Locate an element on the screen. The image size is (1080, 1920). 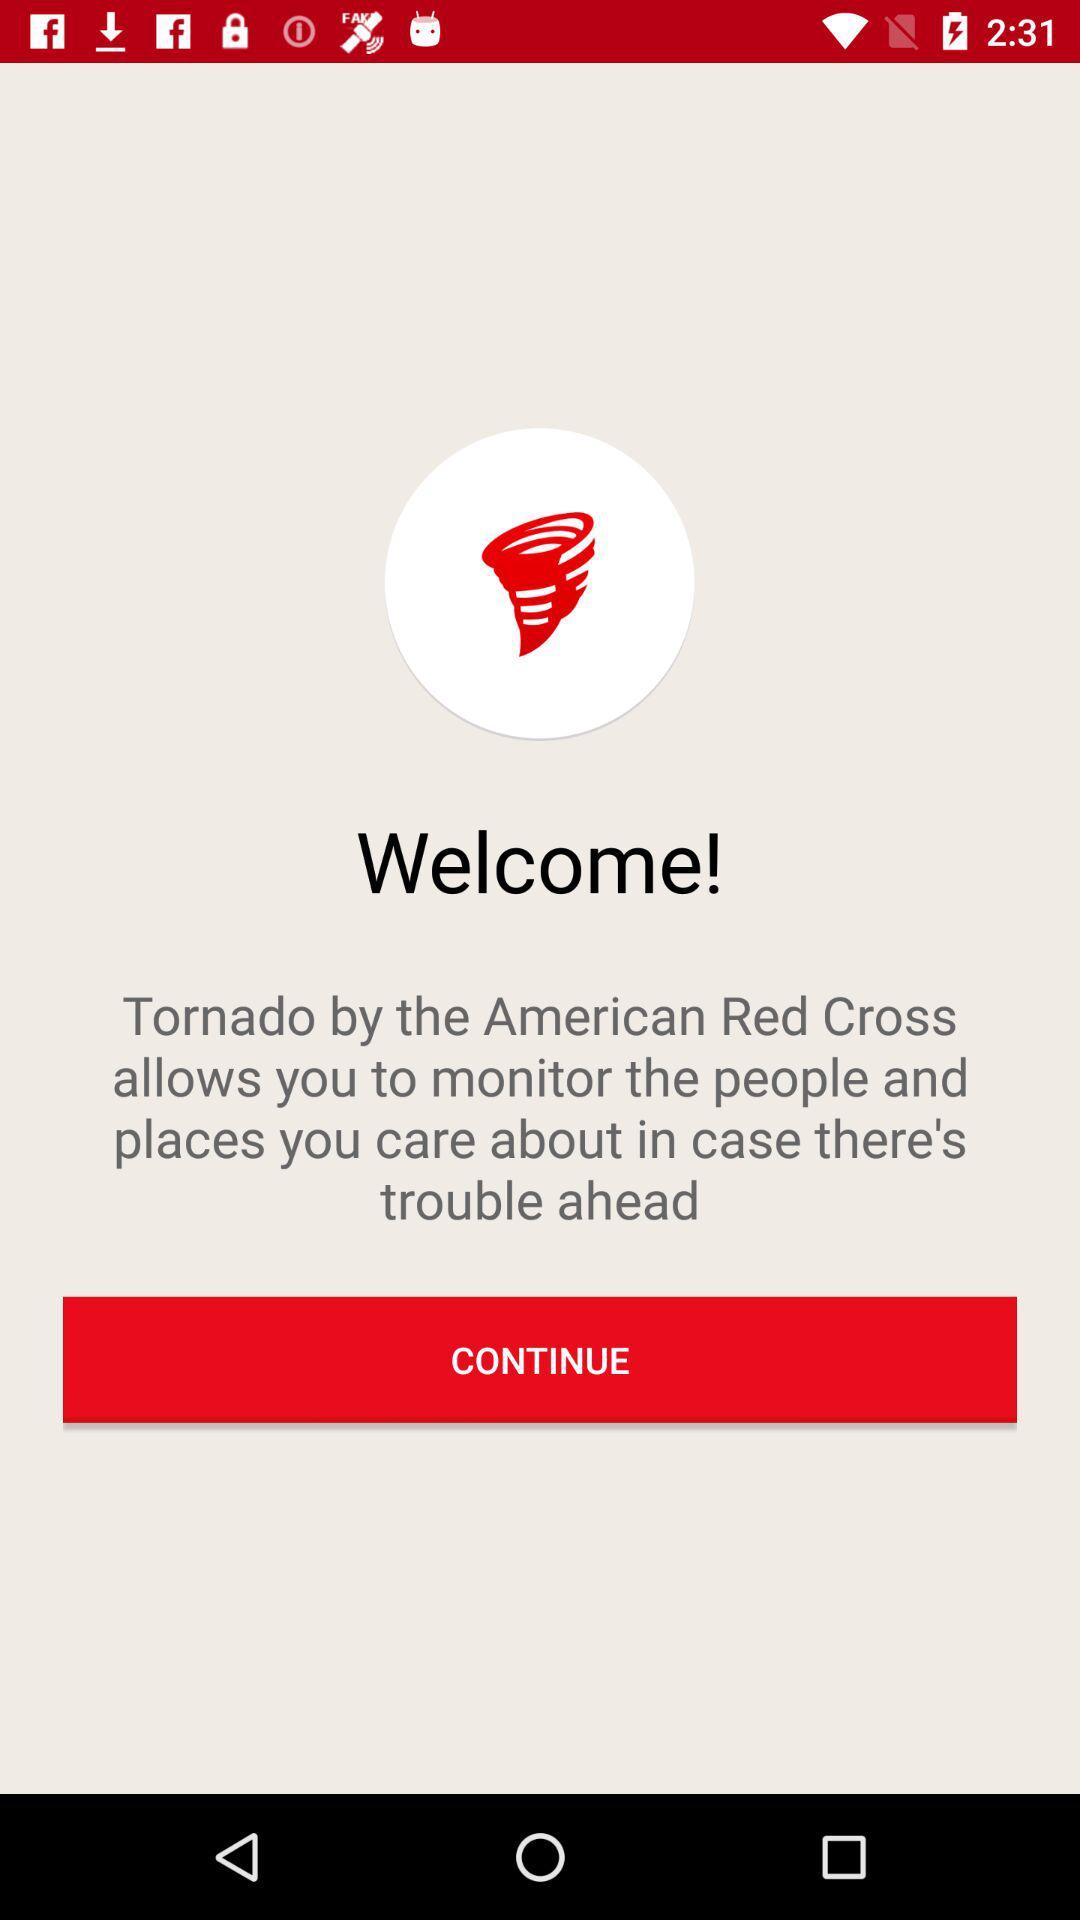
item below tornado by the app is located at coordinates (540, 1359).